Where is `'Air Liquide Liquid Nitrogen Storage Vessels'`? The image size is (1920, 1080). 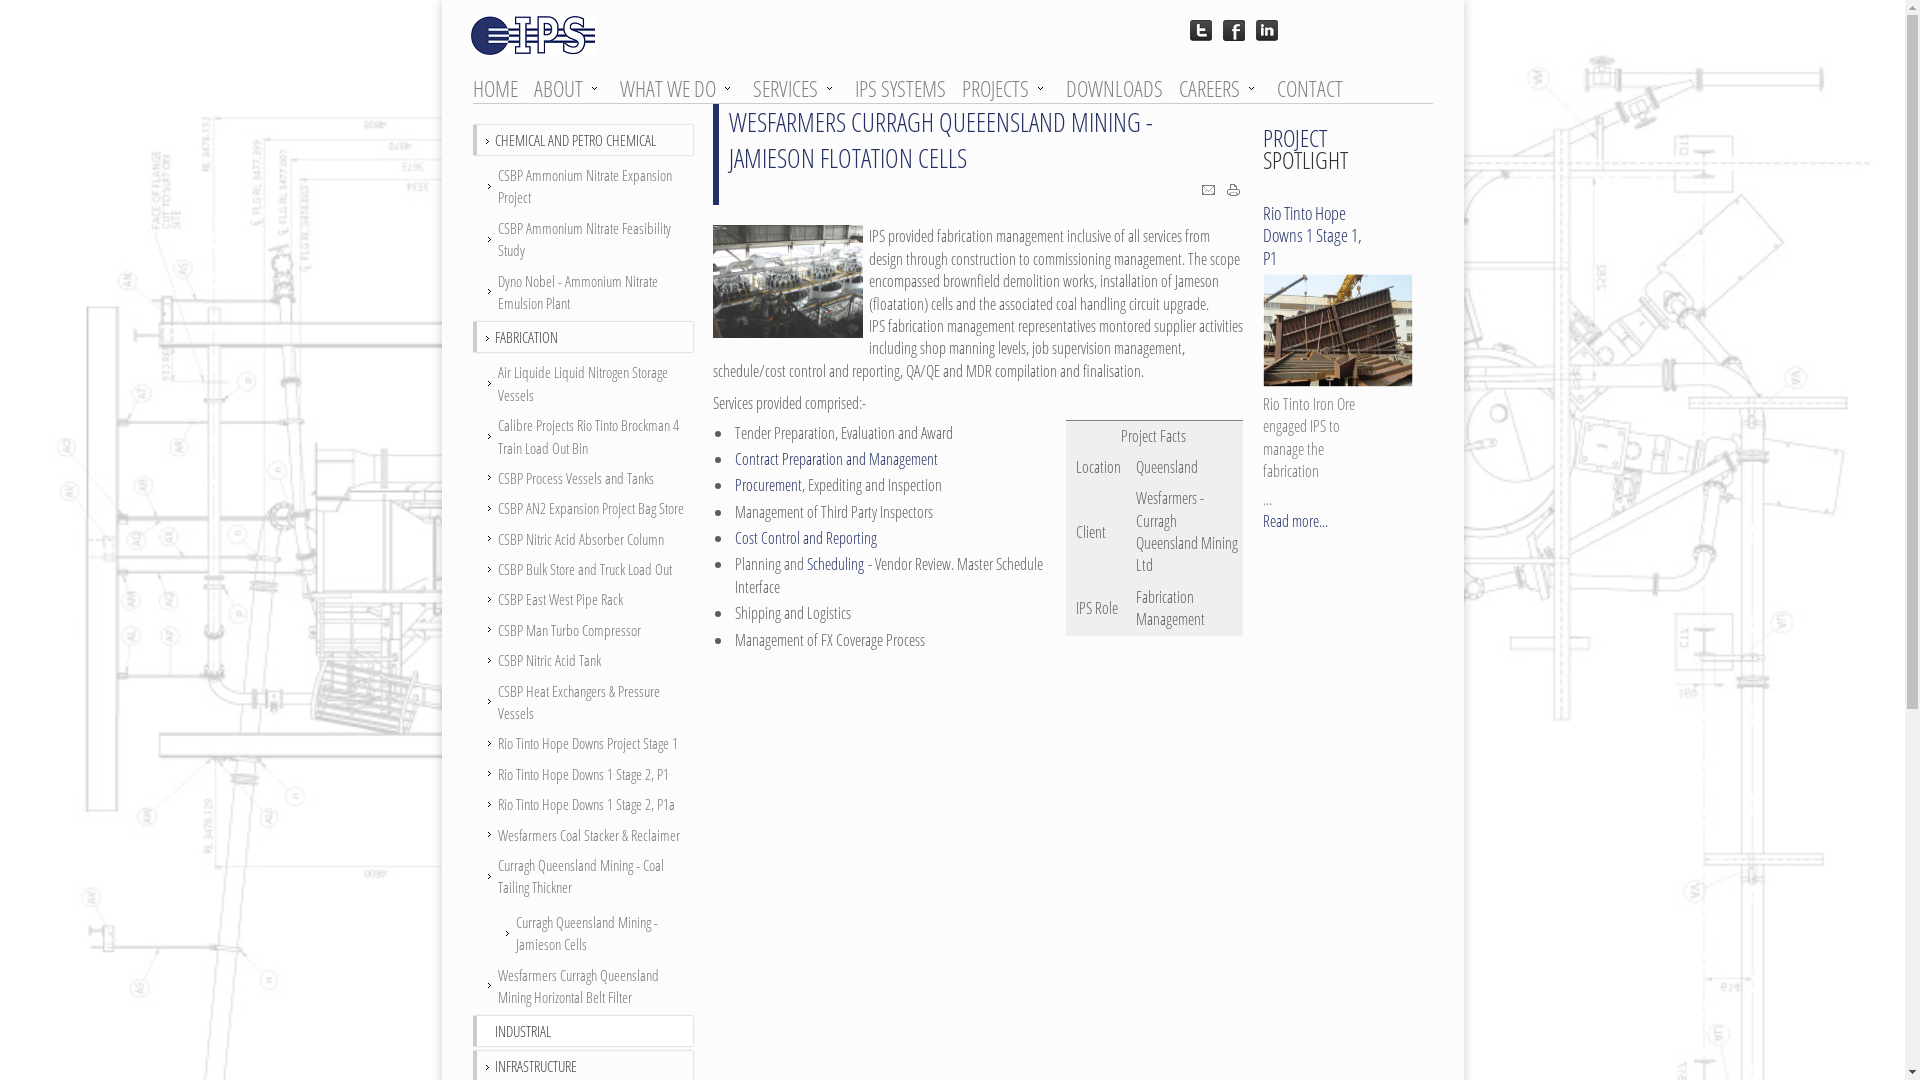
'Air Liquide Liquid Nitrogen Storage Vessels' is located at coordinates (583, 383).